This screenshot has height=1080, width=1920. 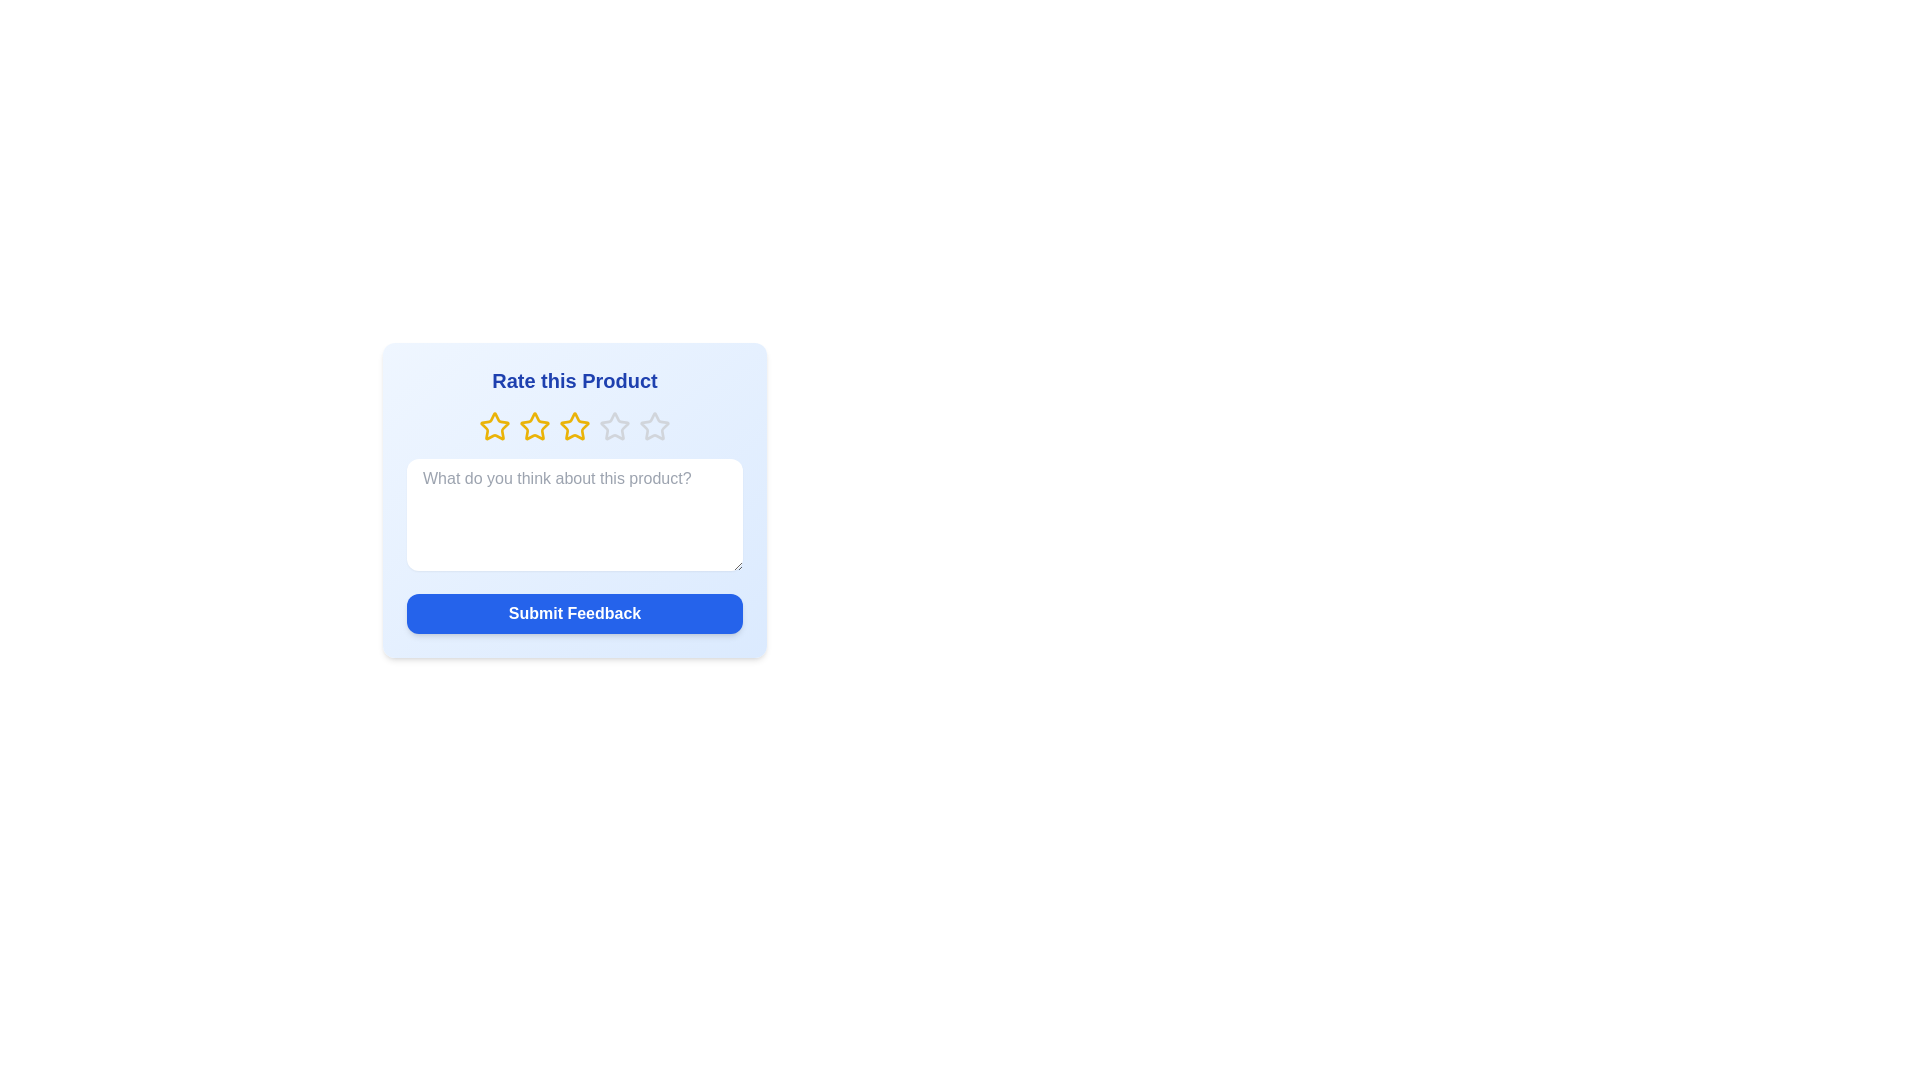 I want to click on the first star-shaped rating icon in the row below the 'Rate this Product' header to provide a rating, so click(x=494, y=425).